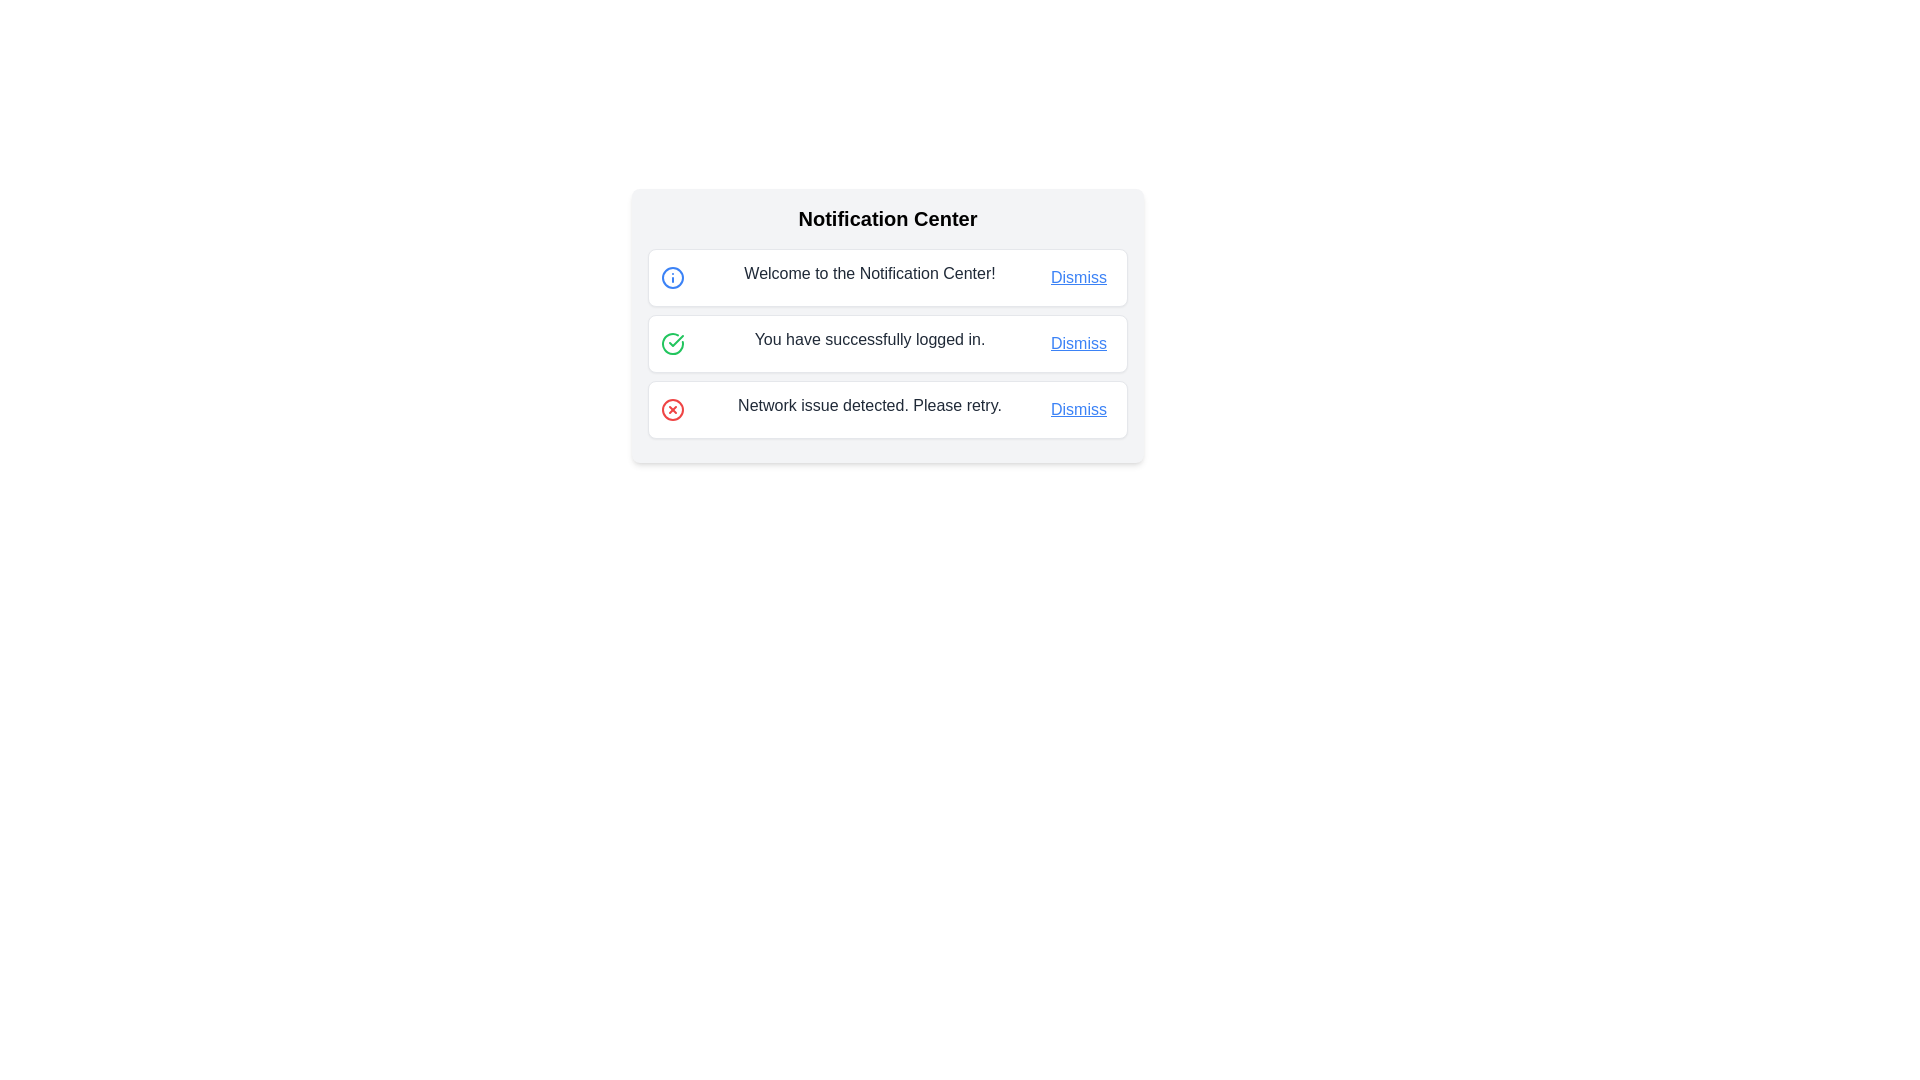  Describe the element at coordinates (869, 273) in the screenshot. I see `the text element displaying 'Welcome to the Notification Center!' which is the first notification entry in a stacked list, located between a blue circular icon and a 'Dismiss' link` at that location.